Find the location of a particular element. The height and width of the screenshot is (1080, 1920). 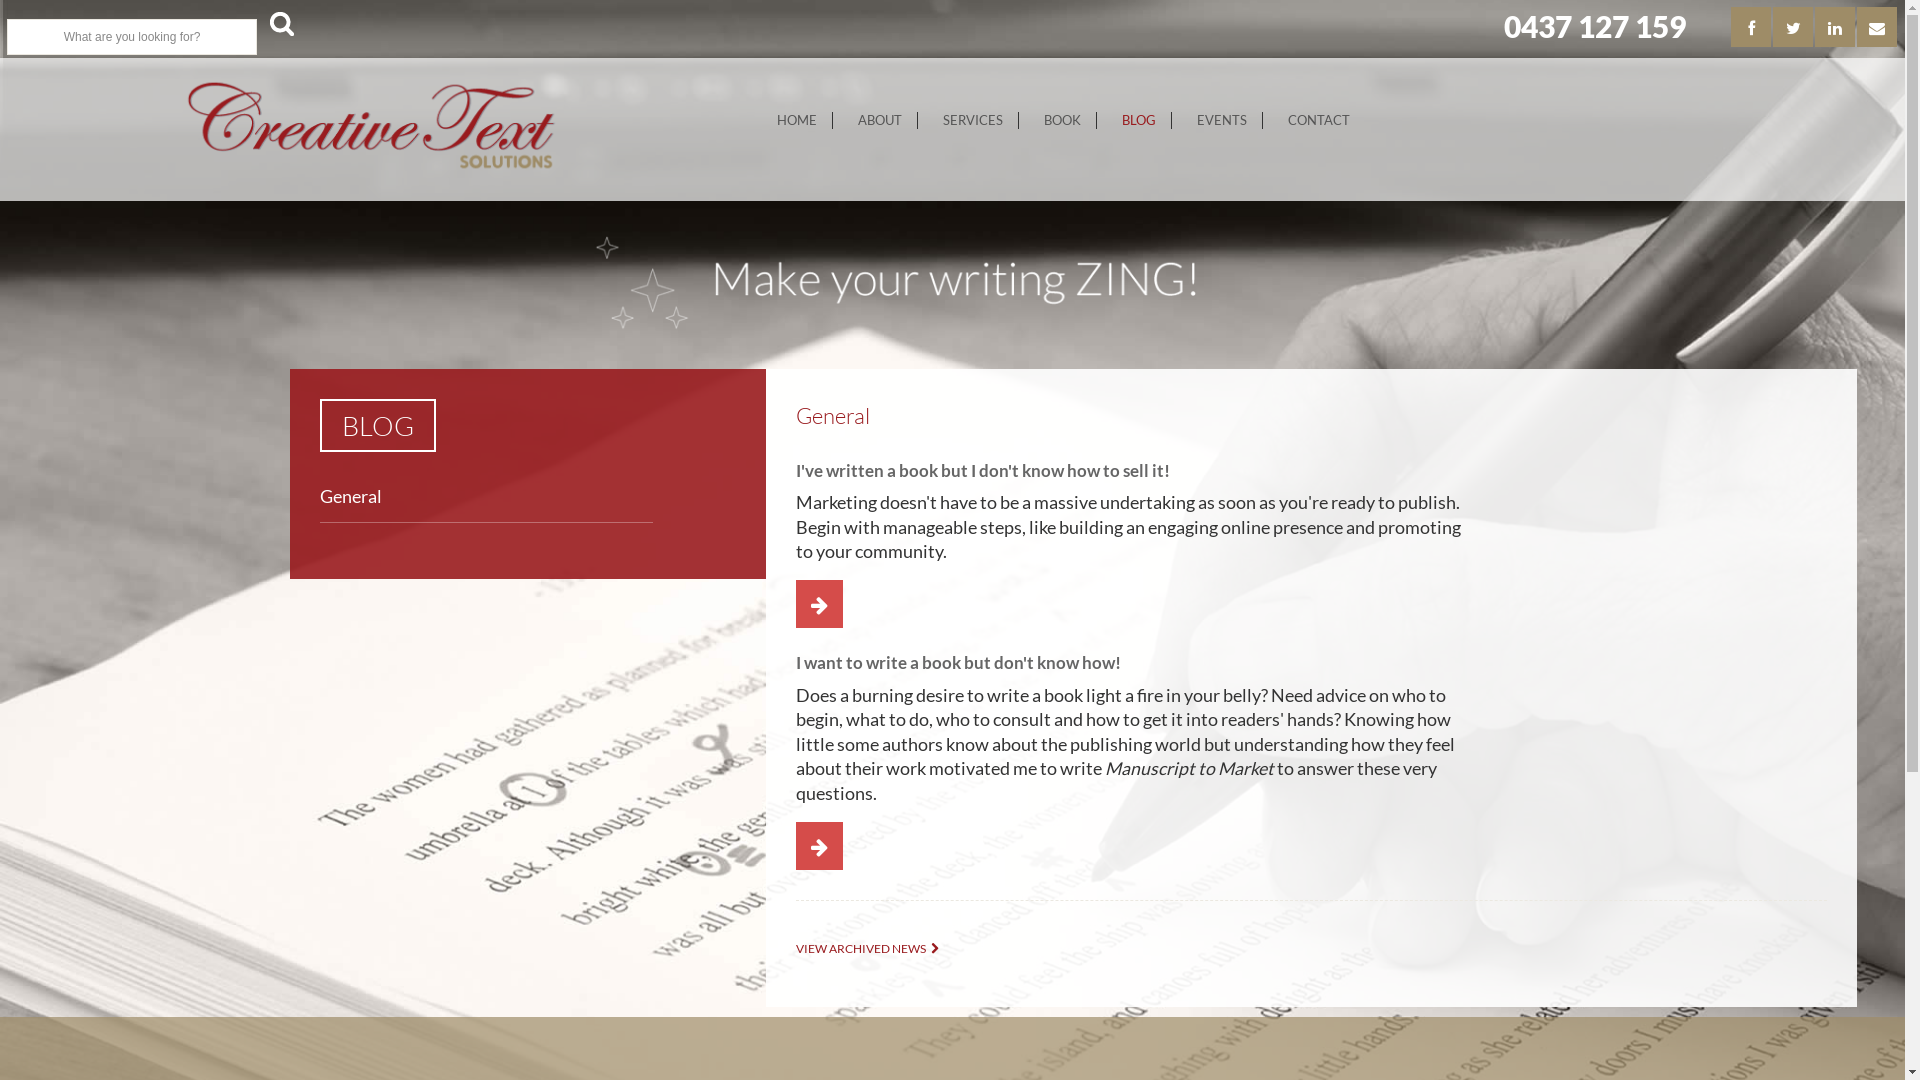

'HOME' is located at coordinates (761, 120).